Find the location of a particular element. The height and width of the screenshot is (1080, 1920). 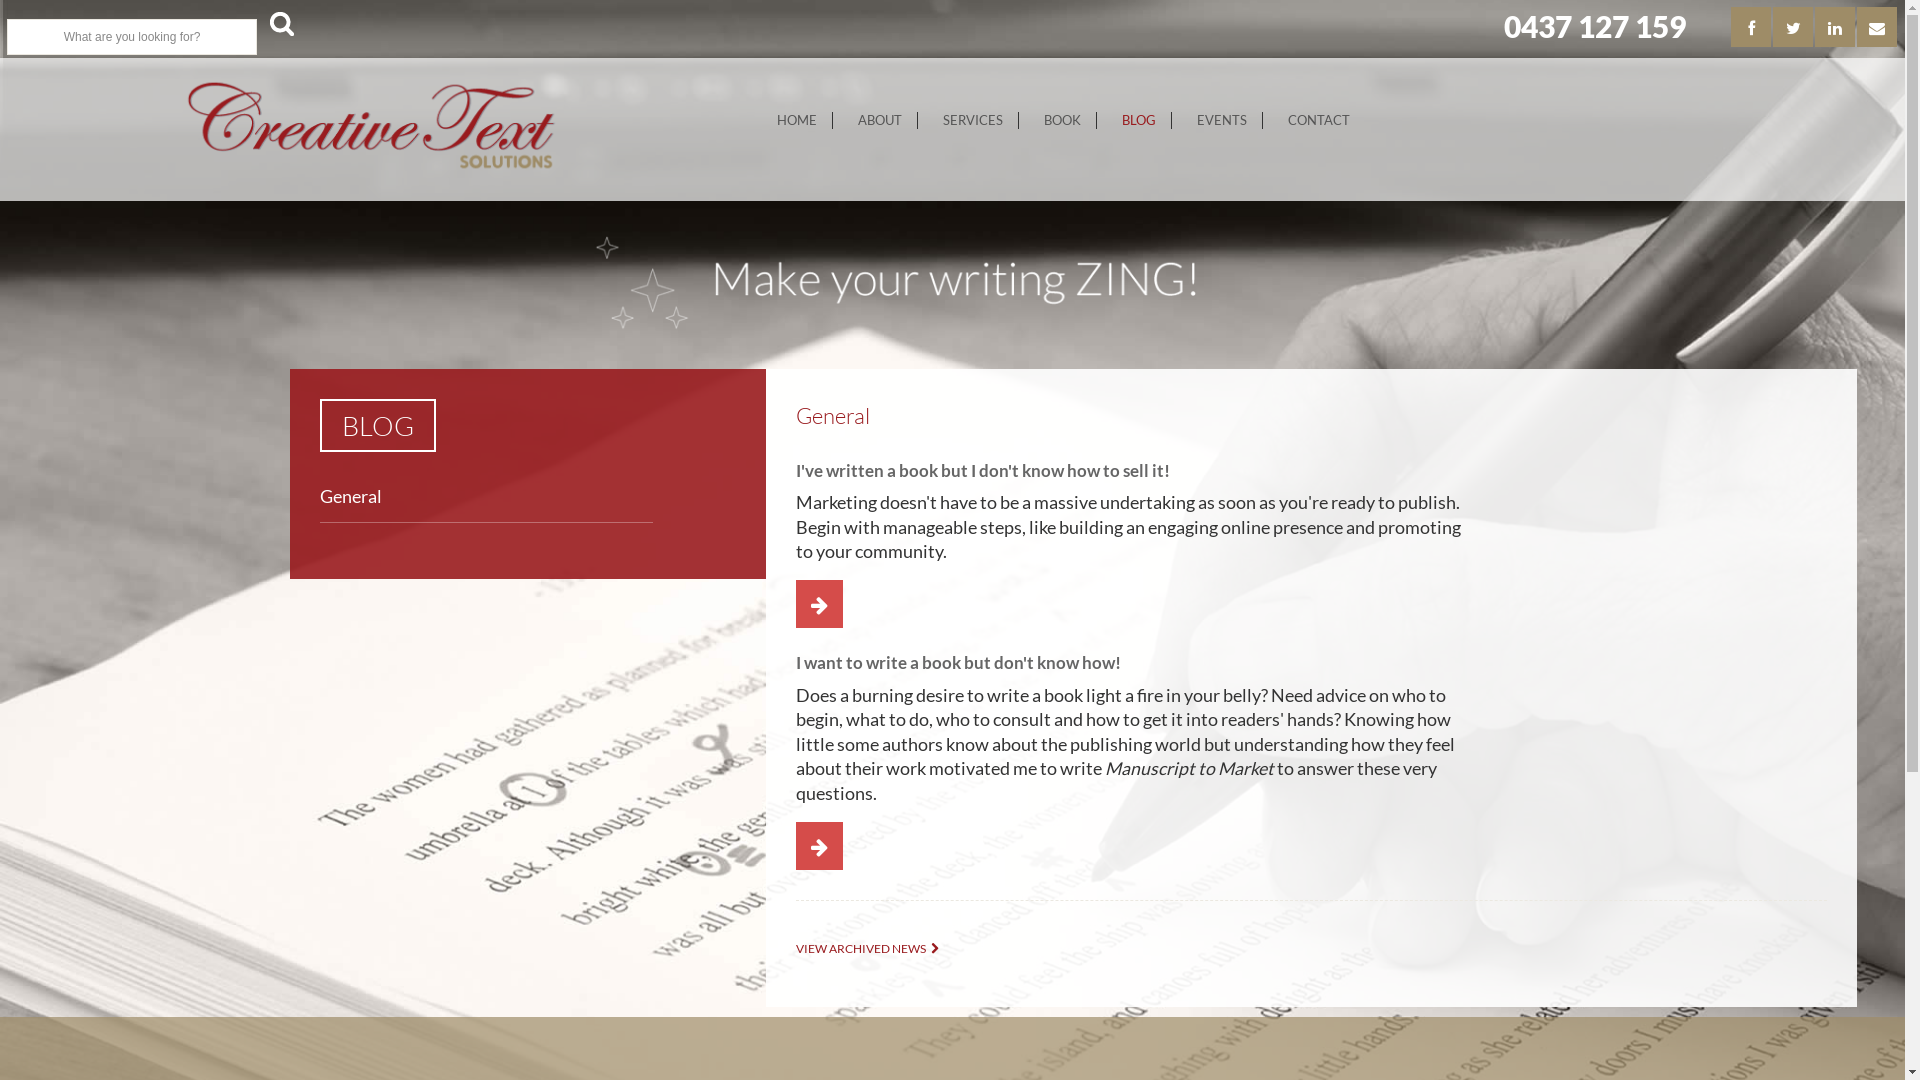

'HOME' is located at coordinates (761, 120).